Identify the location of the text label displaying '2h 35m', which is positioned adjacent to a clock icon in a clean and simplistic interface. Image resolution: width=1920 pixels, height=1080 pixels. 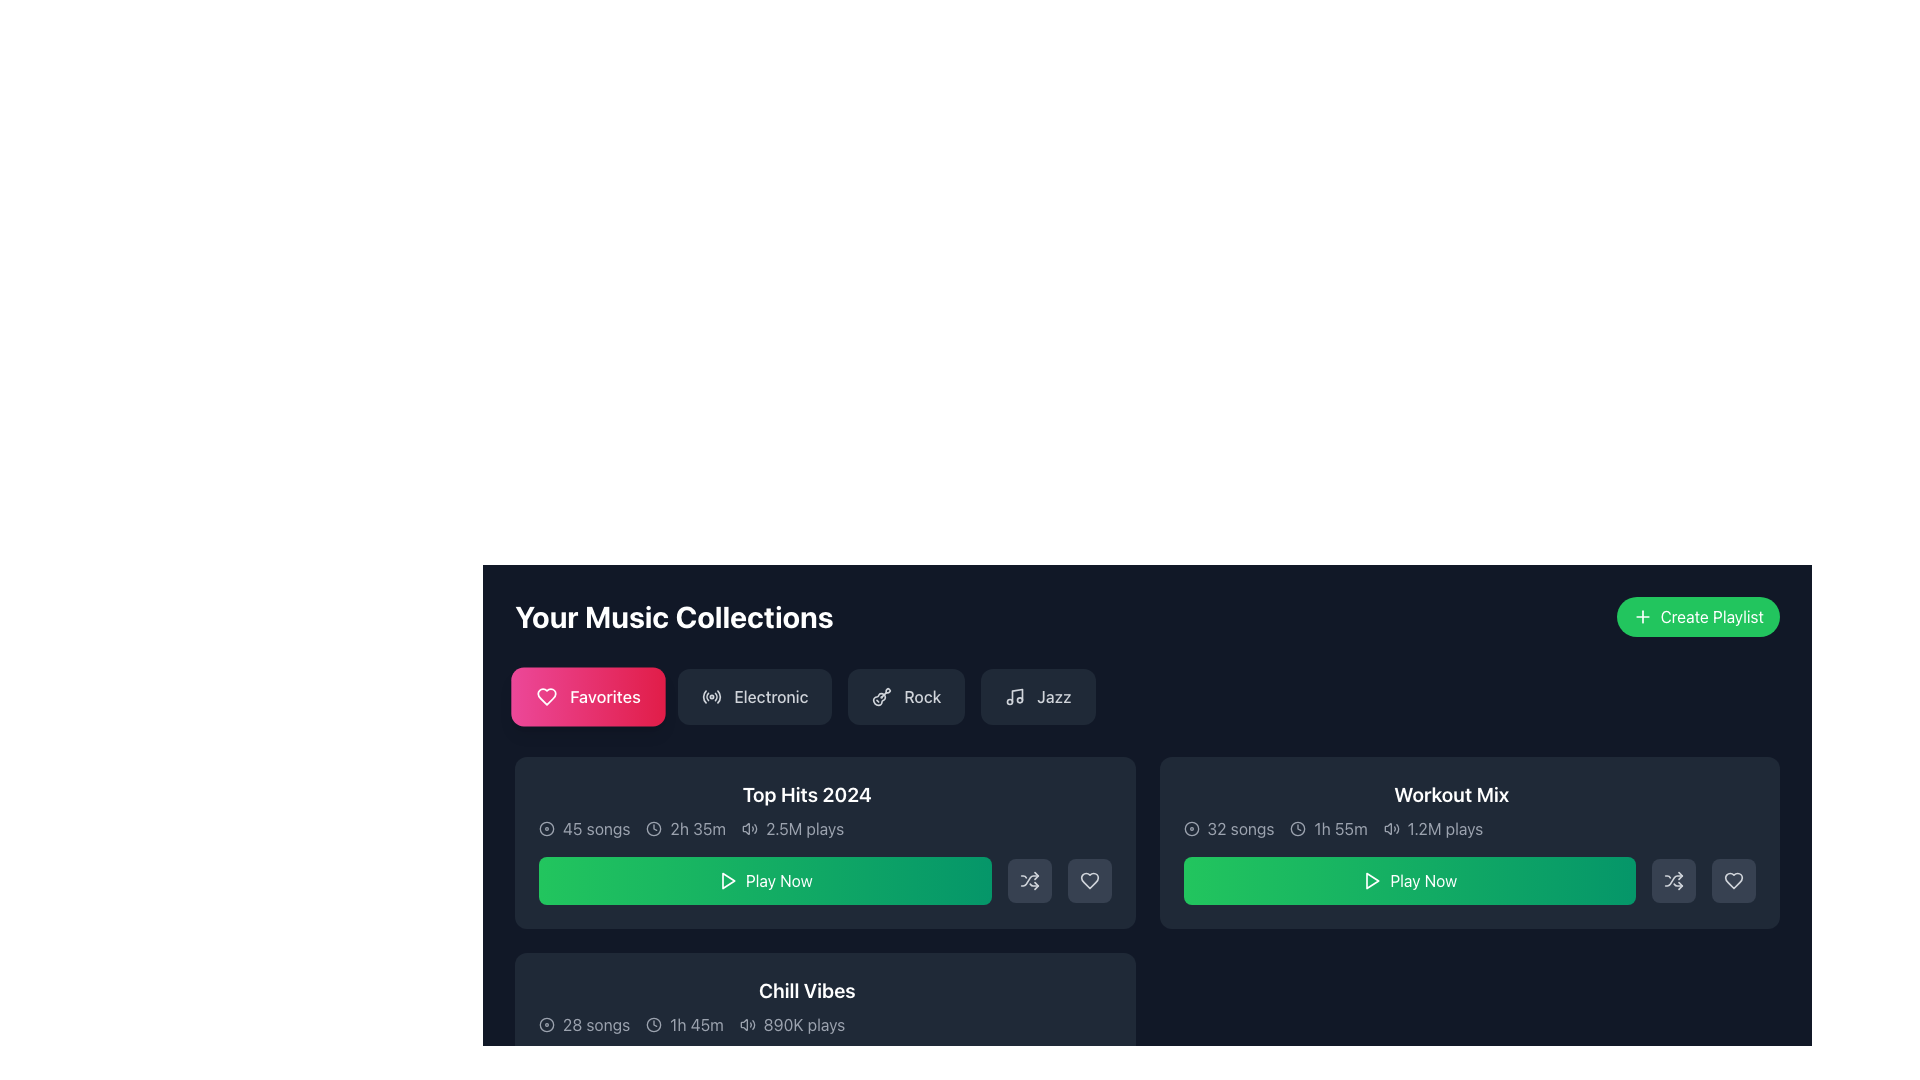
(698, 829).